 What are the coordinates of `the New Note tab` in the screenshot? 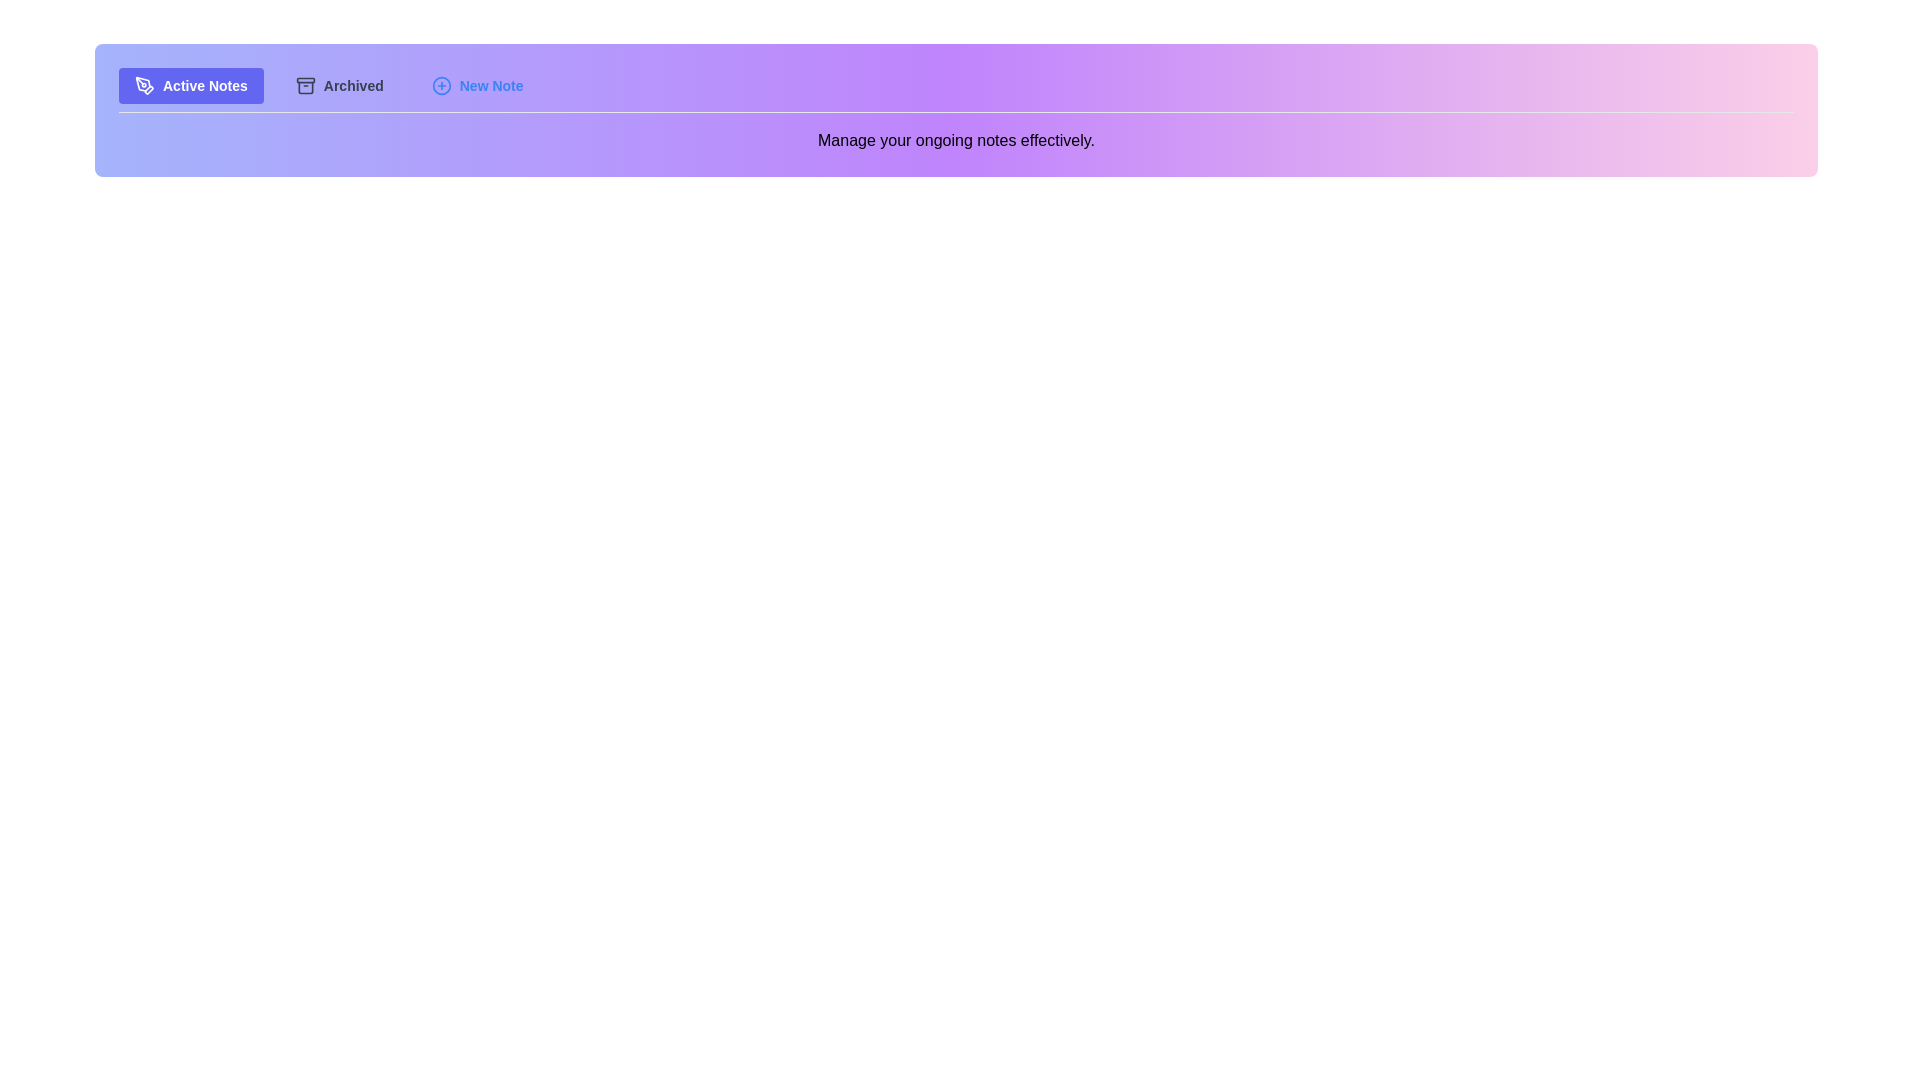 It's located at (475, 84).